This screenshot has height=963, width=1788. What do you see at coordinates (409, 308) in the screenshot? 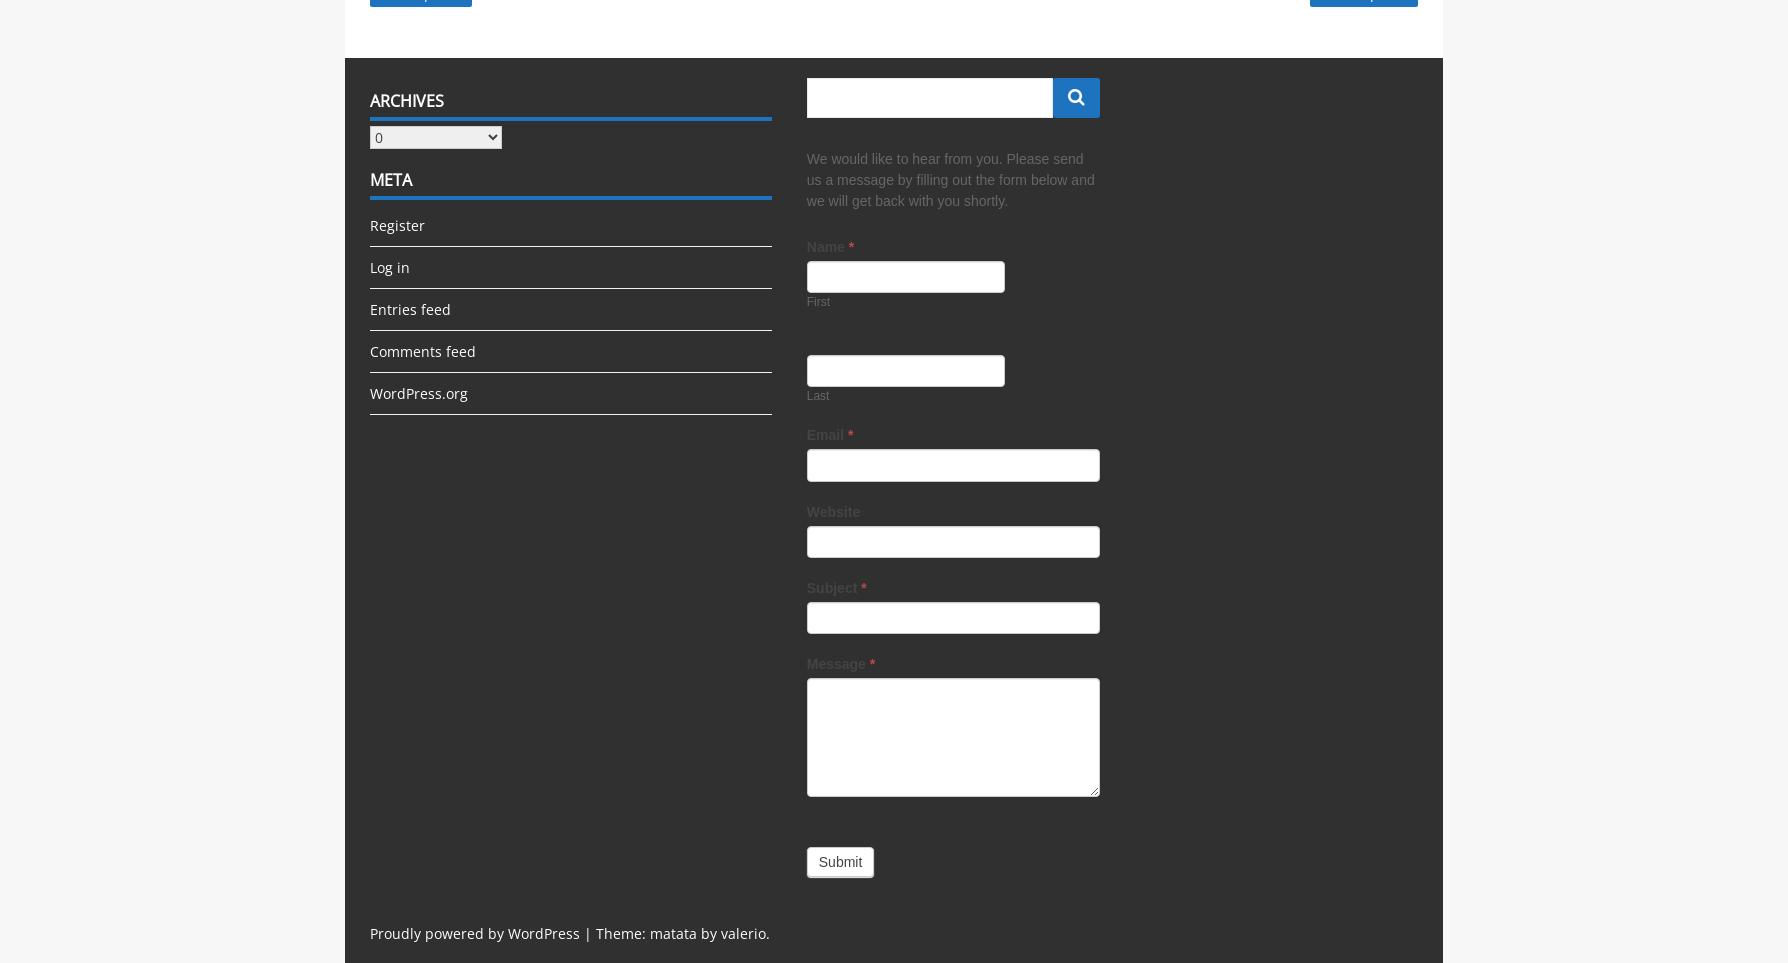
I see `'Entries feed'` at bounding box center [409, 308].